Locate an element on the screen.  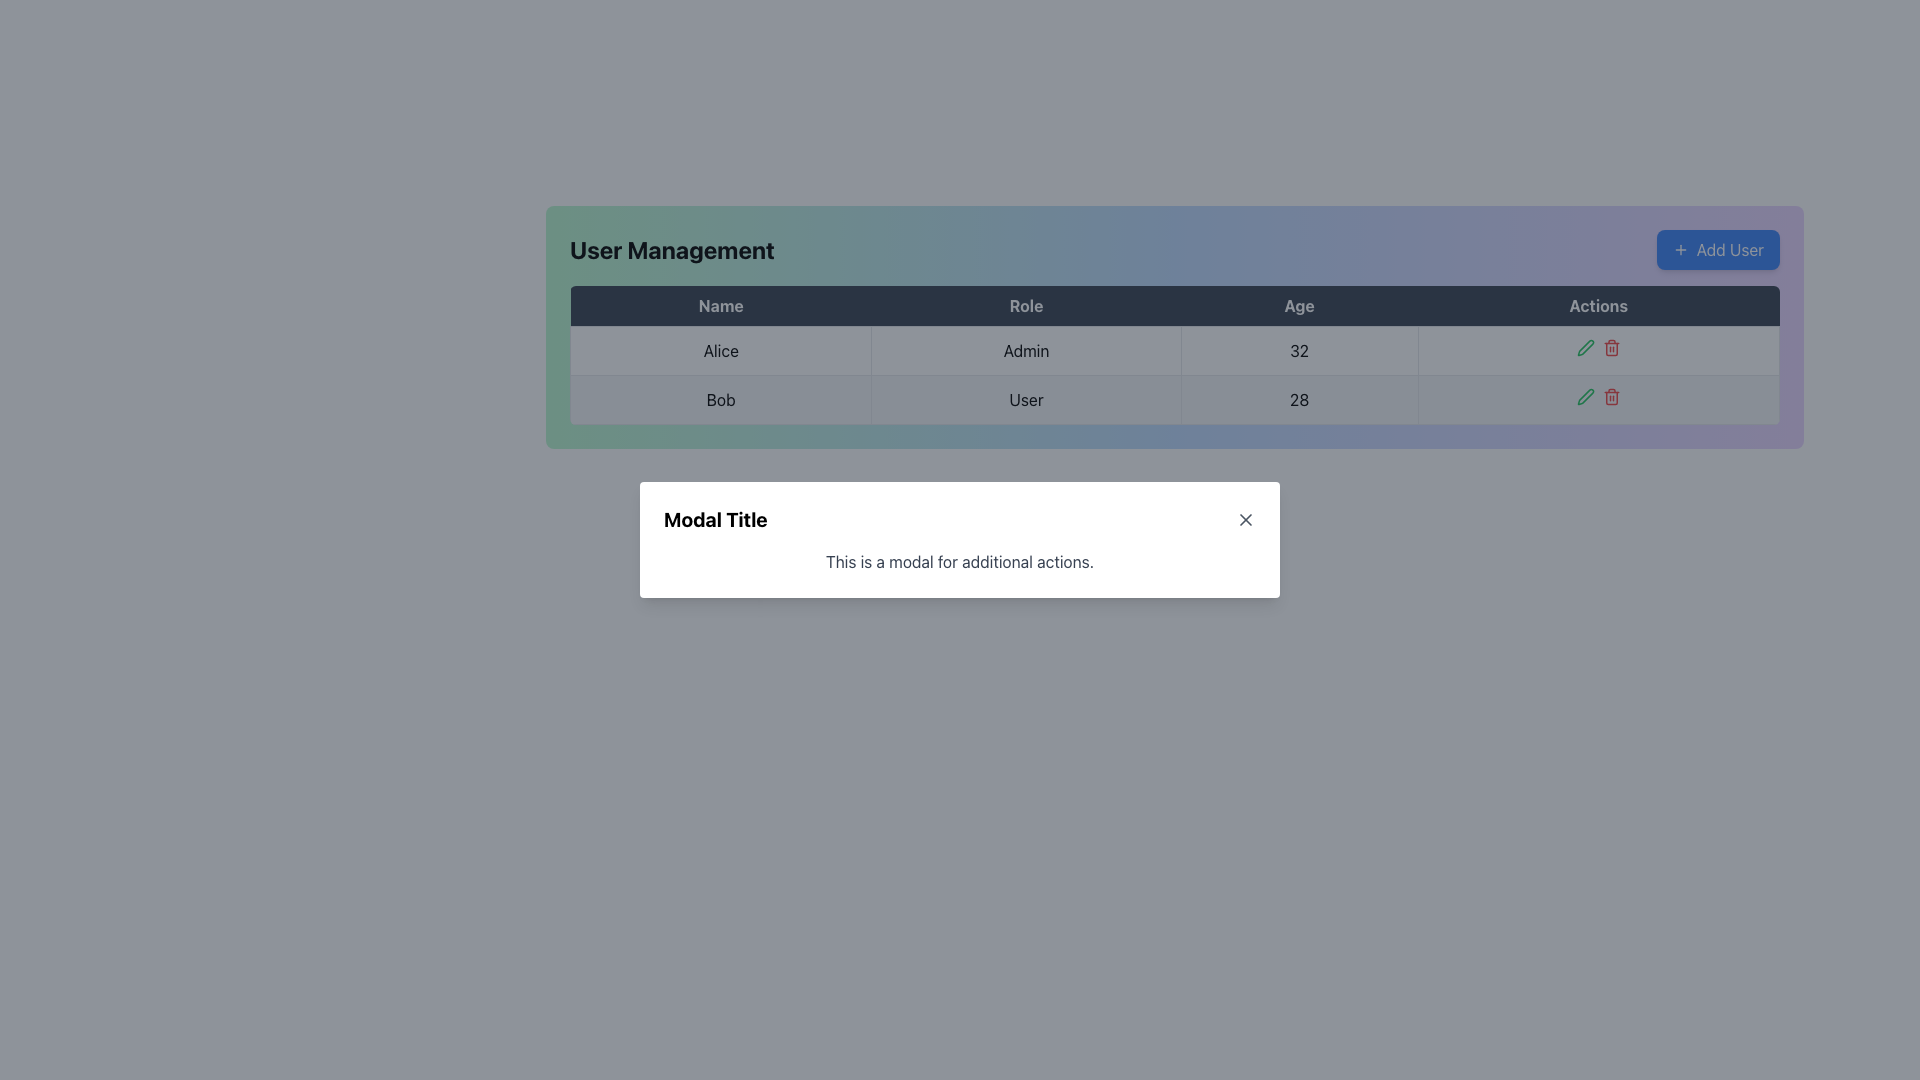
and interpret the textual content of the element displaying 'Alice' in the first column of the first data row under the 'Name' header in the User Management table is located at coordinates (720, 350).